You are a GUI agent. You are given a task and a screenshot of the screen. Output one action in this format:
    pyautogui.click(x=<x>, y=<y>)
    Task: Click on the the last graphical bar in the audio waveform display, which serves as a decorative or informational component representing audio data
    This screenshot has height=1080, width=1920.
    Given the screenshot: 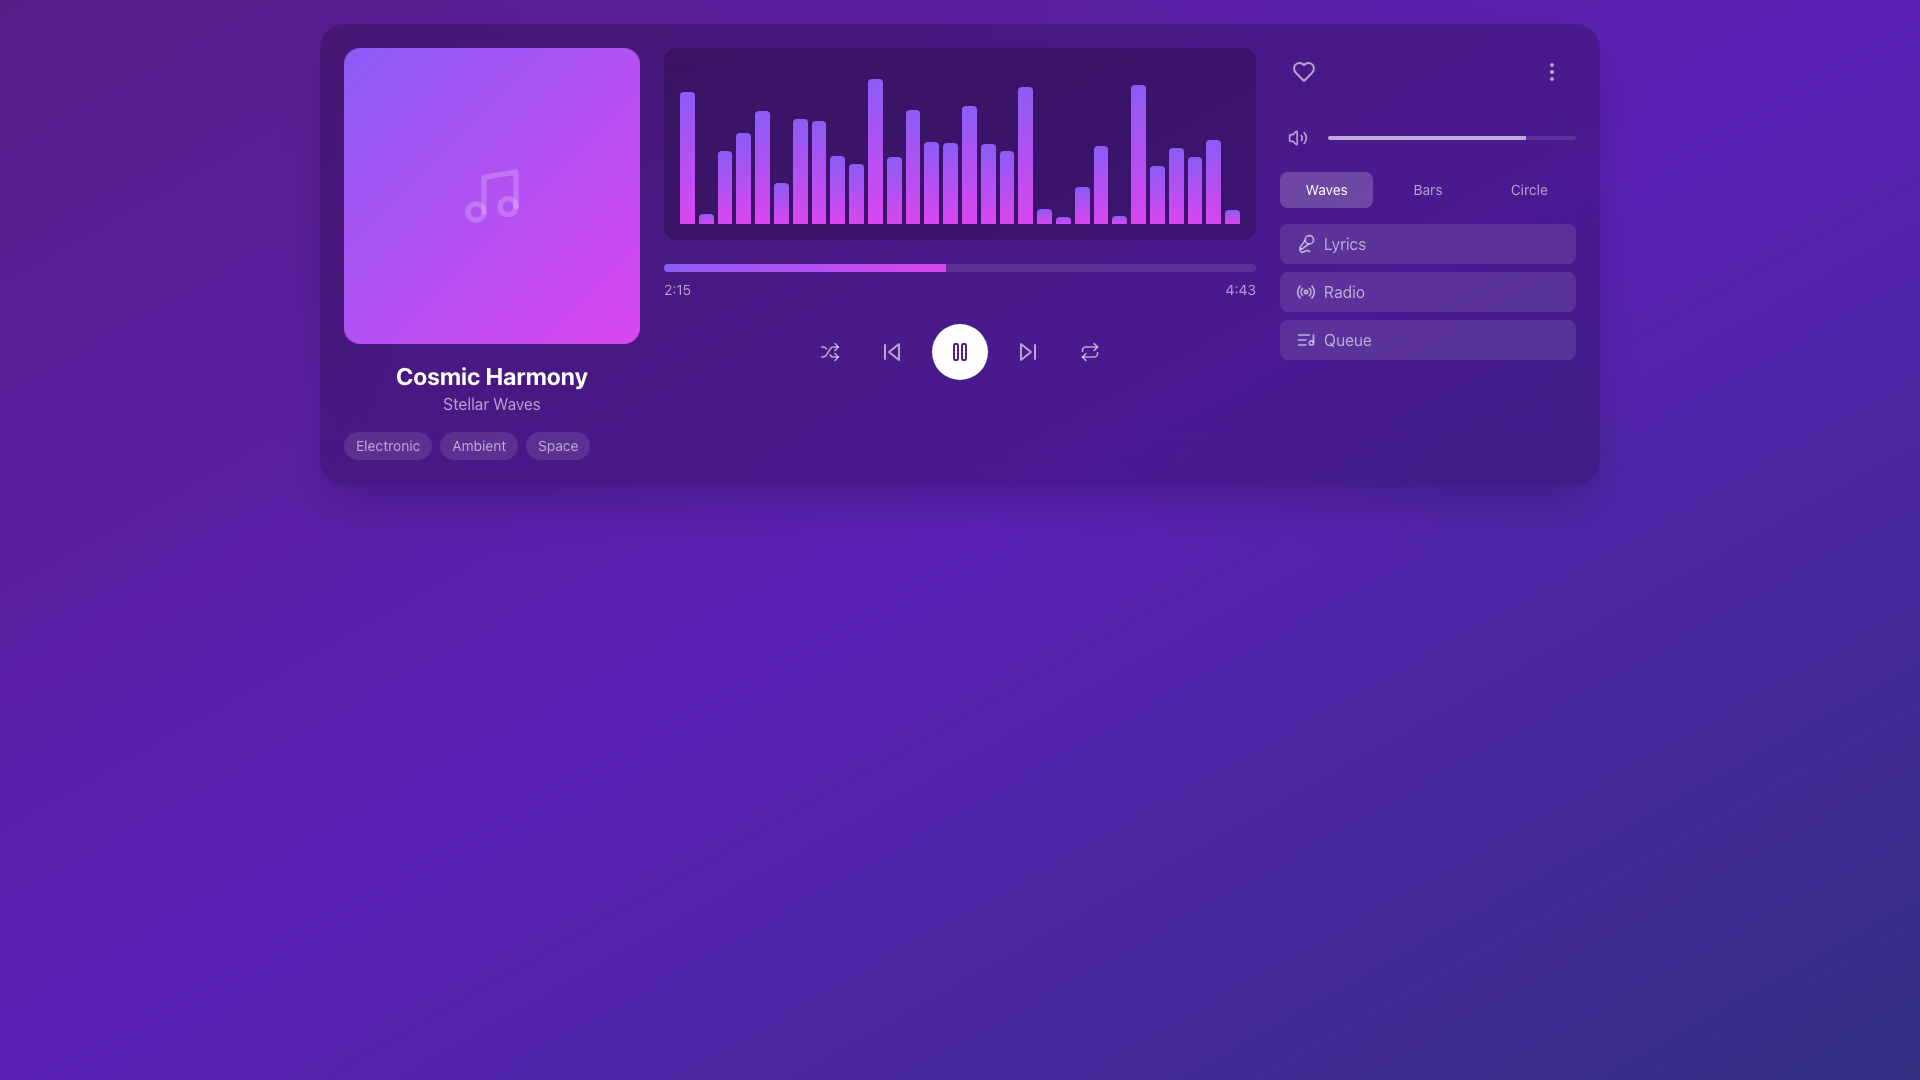 What is the action you would take?
    pyautogui.click(x=1231, y=216)
    